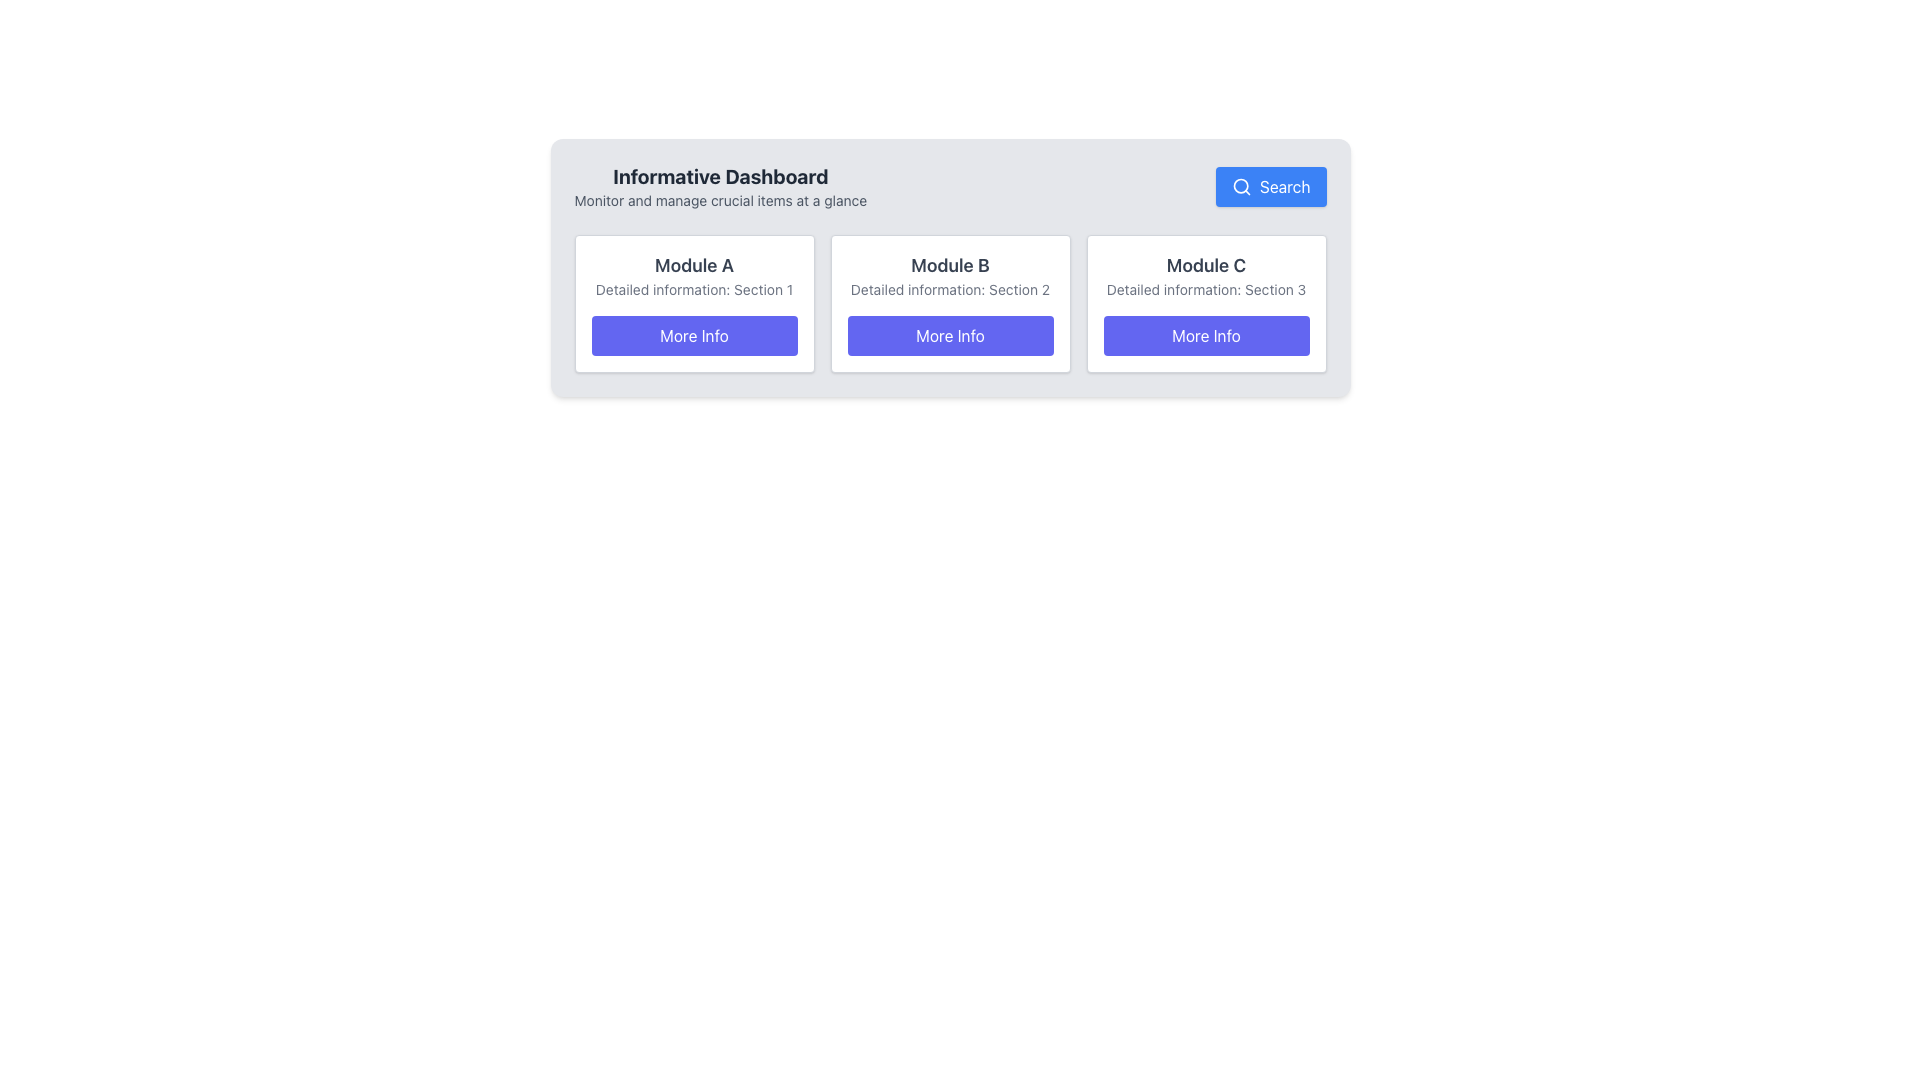 The image size is (1920, 1080). What do you see at coordinates (694, 334) in the screenshot?
I see `the 'More Info' button, which is a rectangular button with a blue background and white text, located under the header 'Module A' and the descriptive text 'Detailed information: Section 1'` at bounding box center [694, 334].